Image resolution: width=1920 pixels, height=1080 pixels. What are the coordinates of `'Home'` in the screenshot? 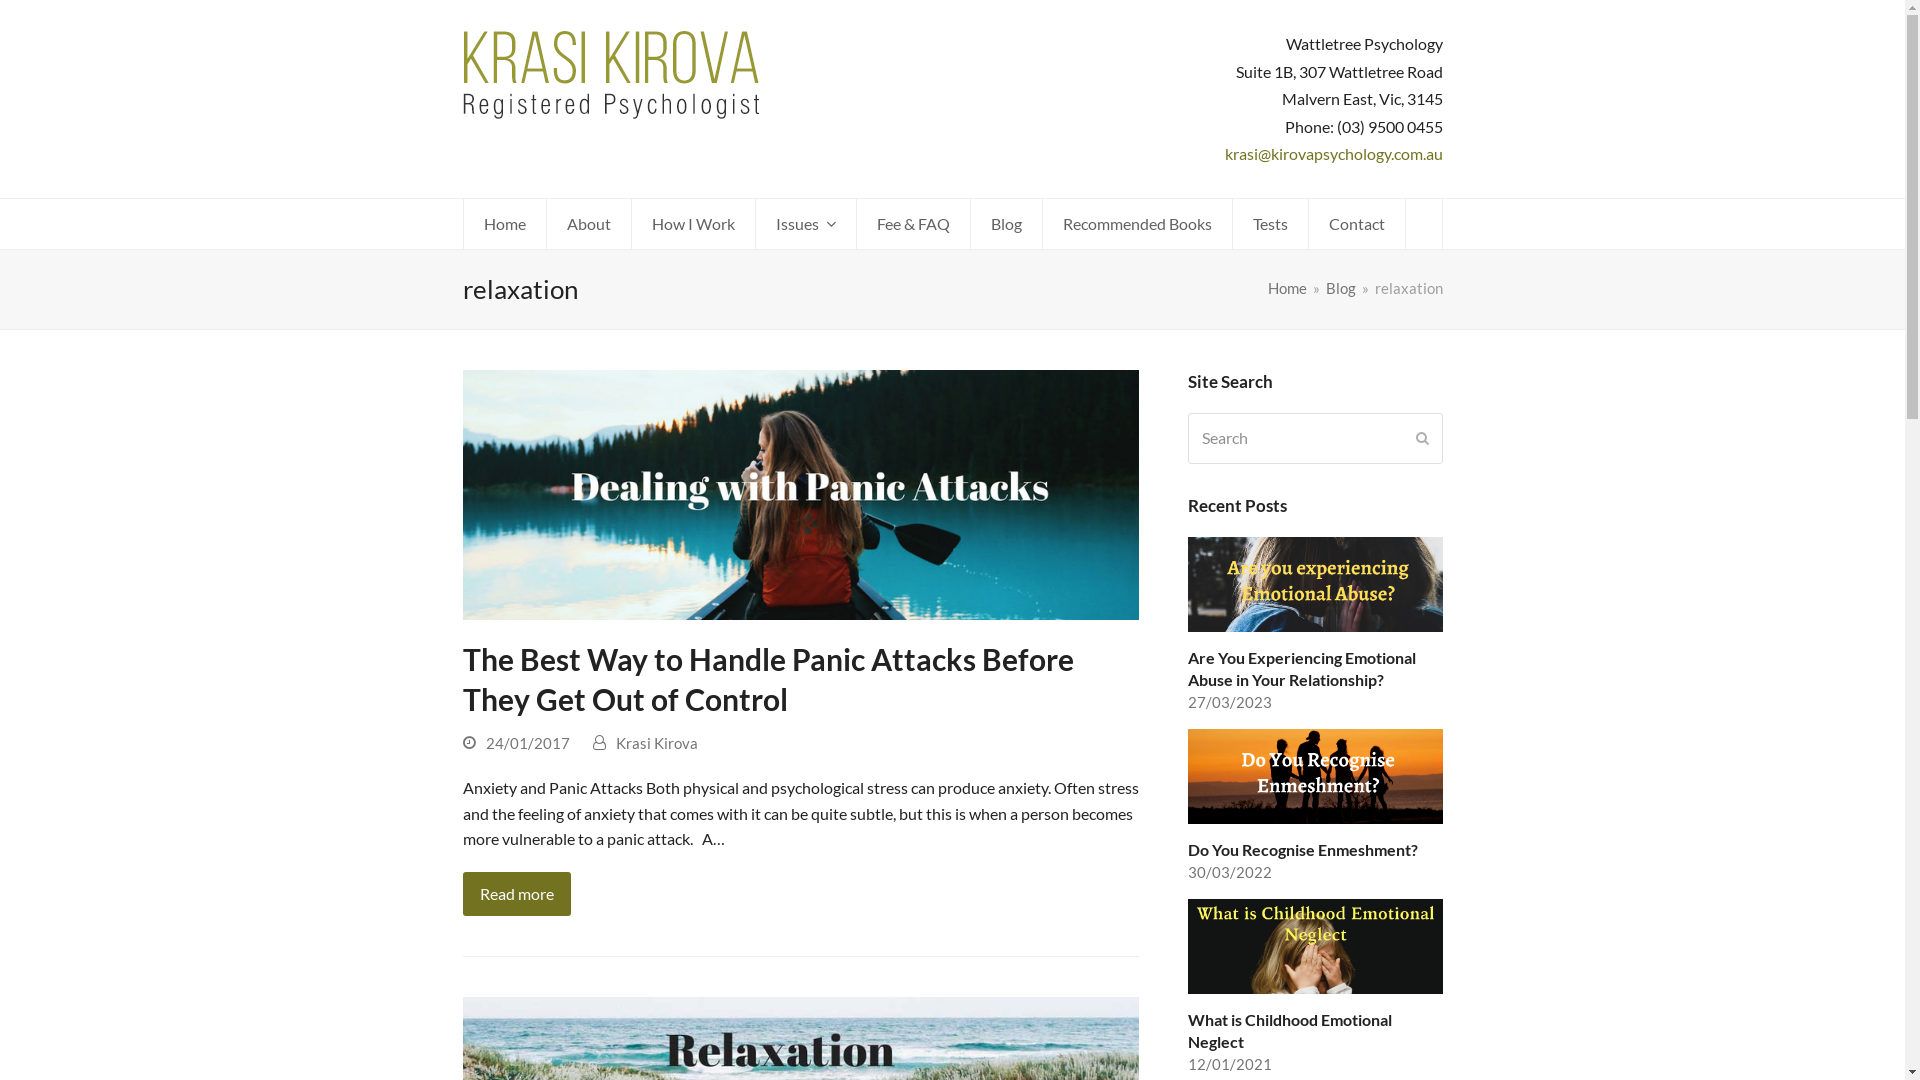 It's located at (1266, 288).